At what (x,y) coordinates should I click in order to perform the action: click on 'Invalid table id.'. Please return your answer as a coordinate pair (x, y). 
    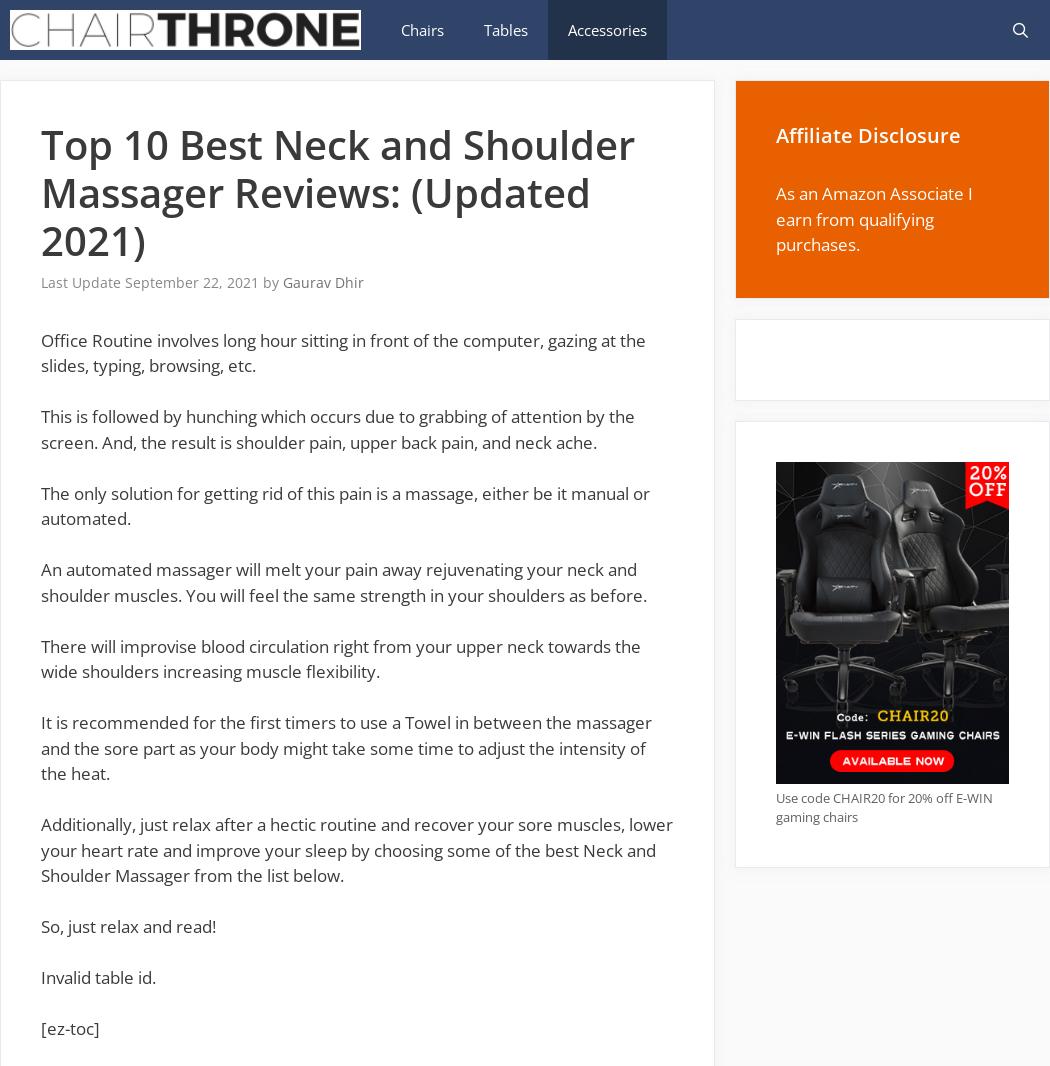
    Looking at the image, I should click on (98, 977).